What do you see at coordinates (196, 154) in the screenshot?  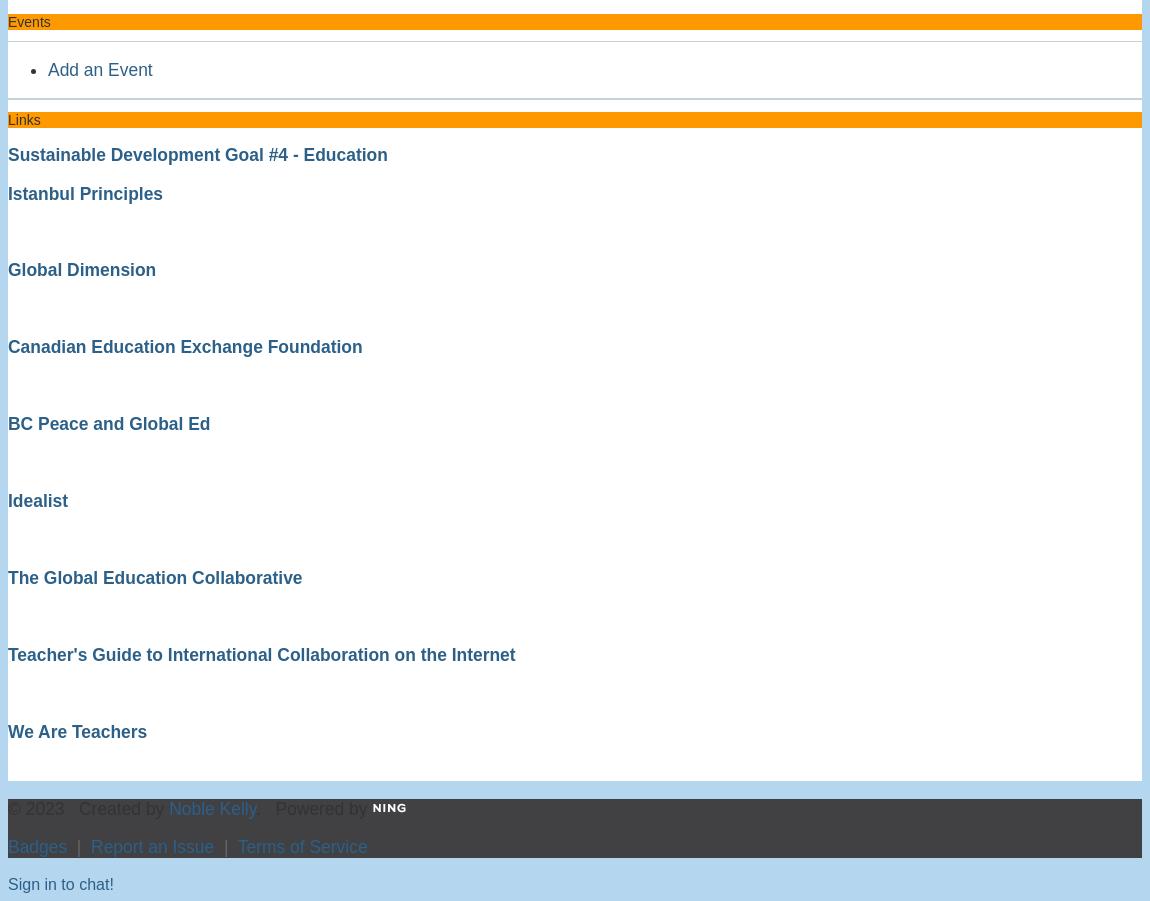 I see `'Sustainable Development Goal #4 - Education'` at bounding box center [196, 154].